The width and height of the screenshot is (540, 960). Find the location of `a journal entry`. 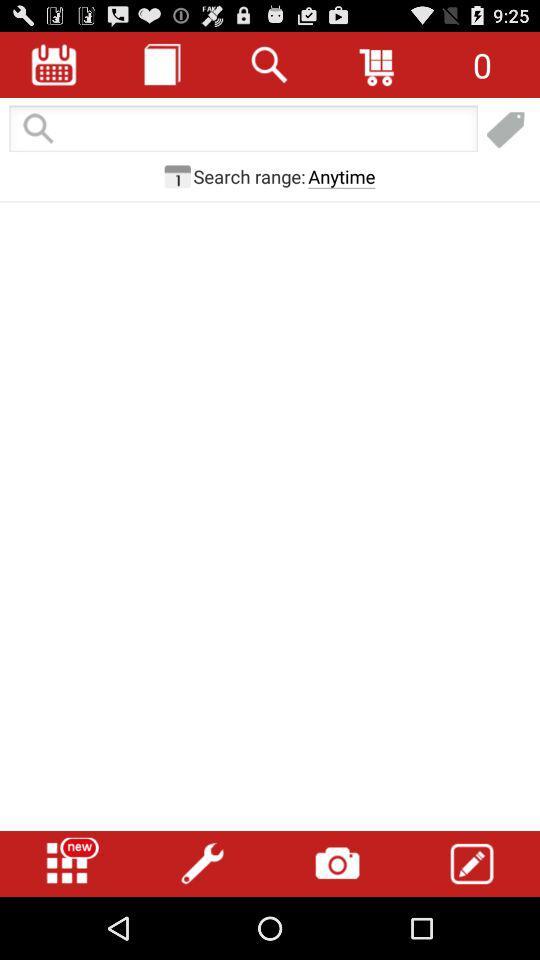

a journal entry is located at coordinates (161, 64).